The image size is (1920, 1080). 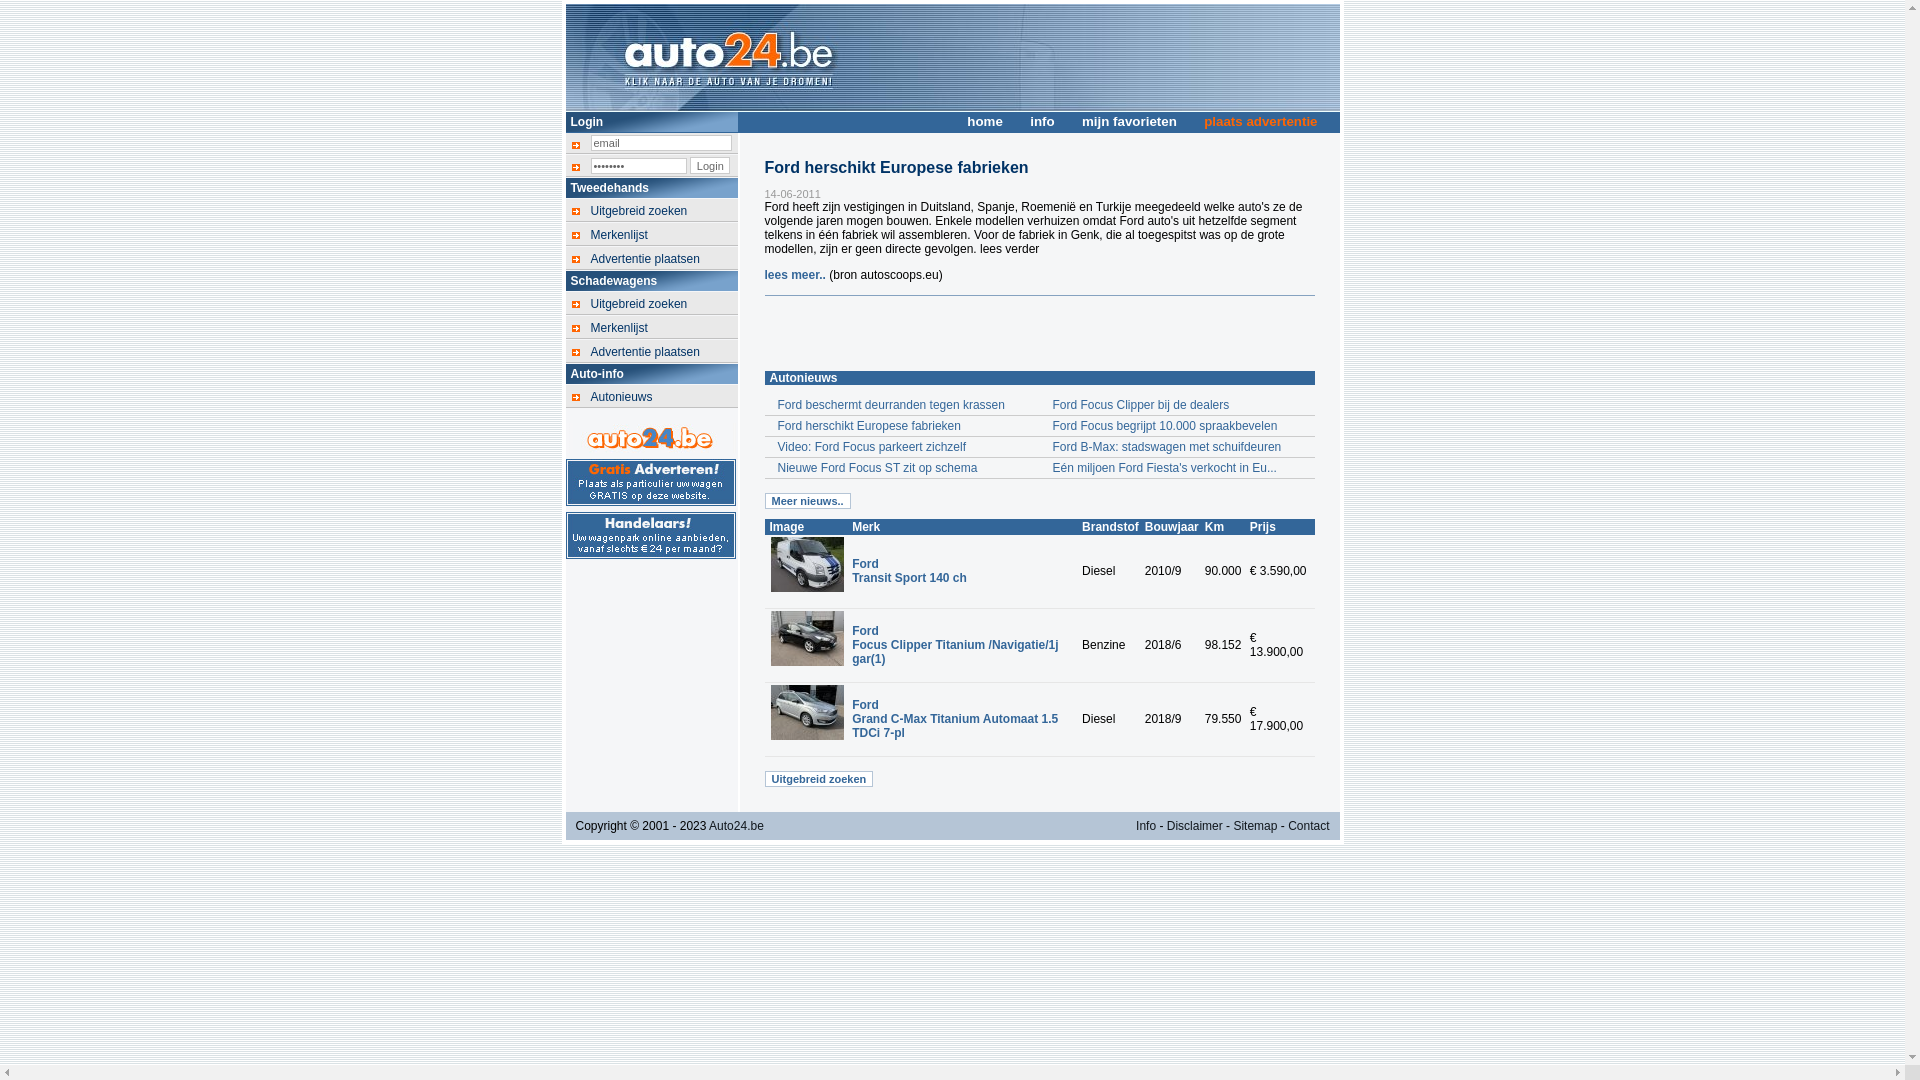 I want to click on 'Disclaimer', so click(x=1166, y=825).